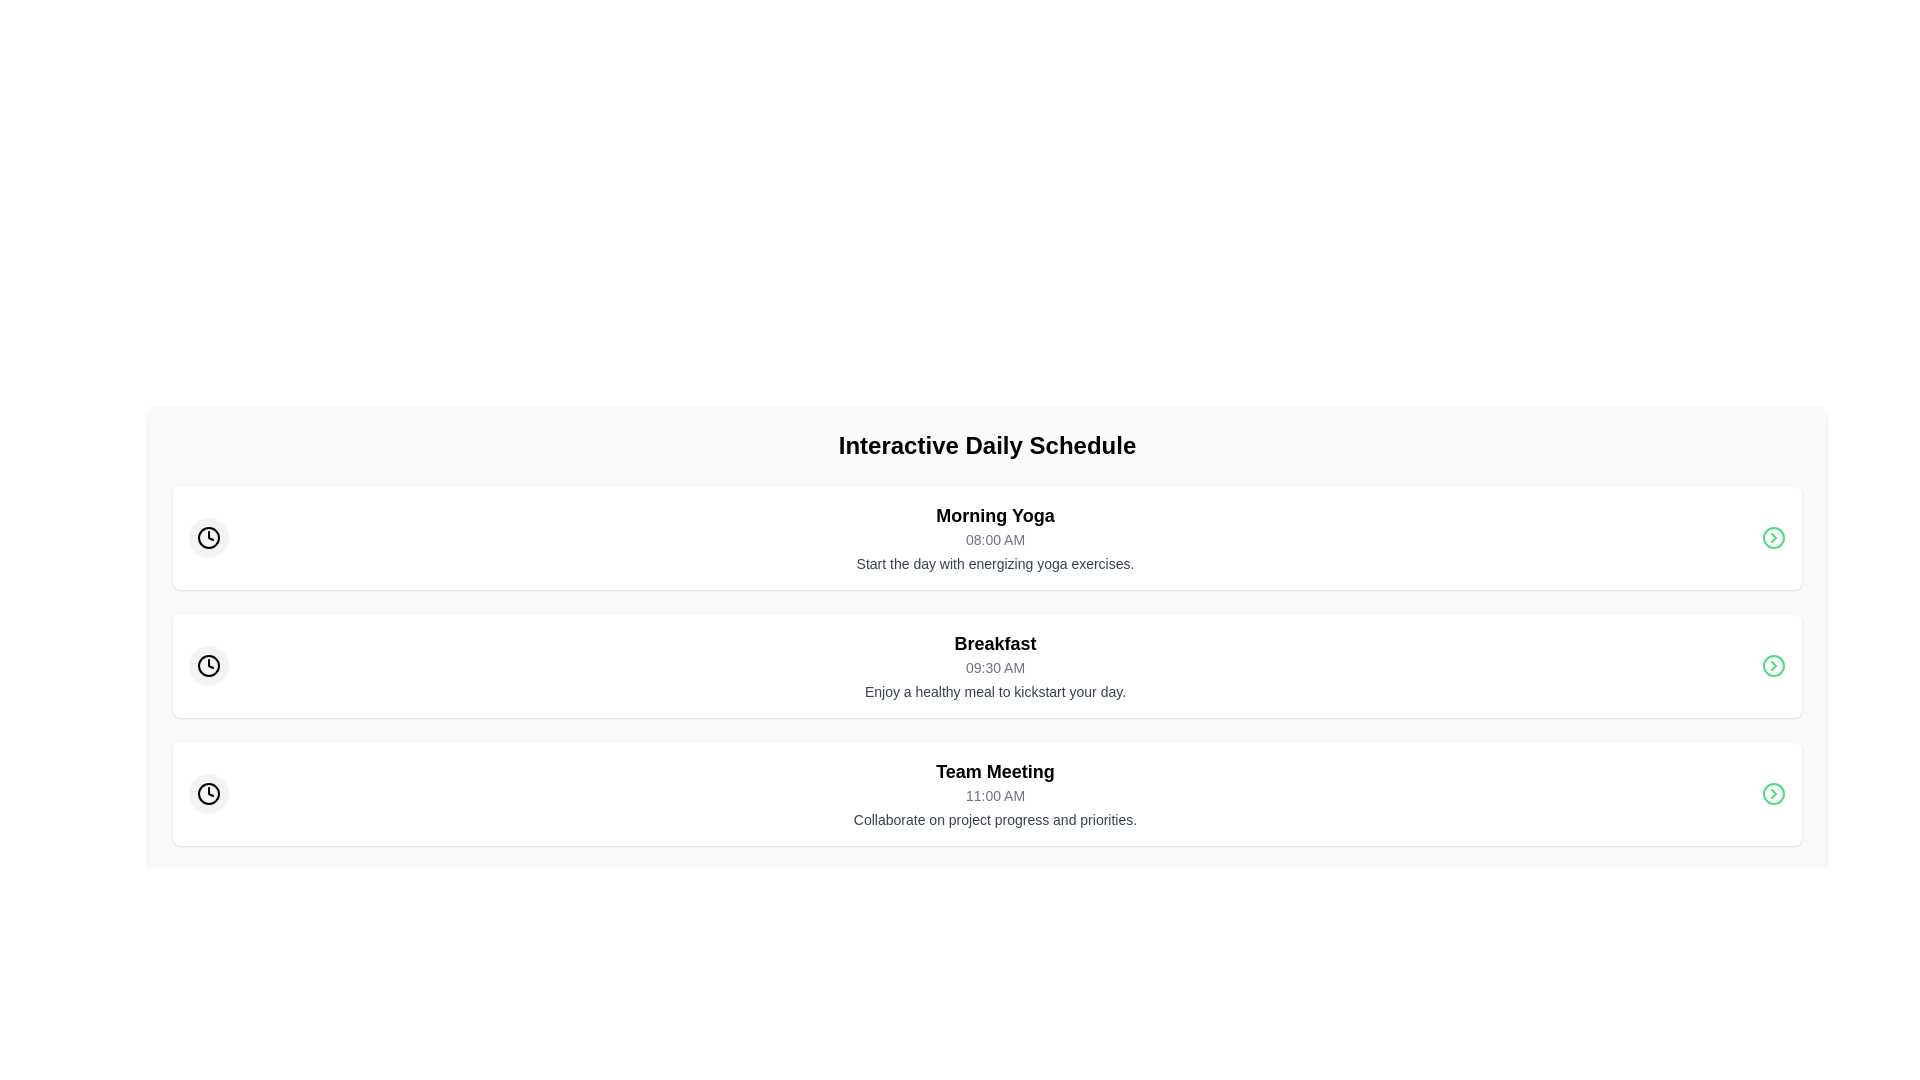 The image size is (1920, 1080). I want to click on the 'Morning Yoga' text component in the Interactive Daily Schedule, which includes the title, time, and description, so click(995, 536).